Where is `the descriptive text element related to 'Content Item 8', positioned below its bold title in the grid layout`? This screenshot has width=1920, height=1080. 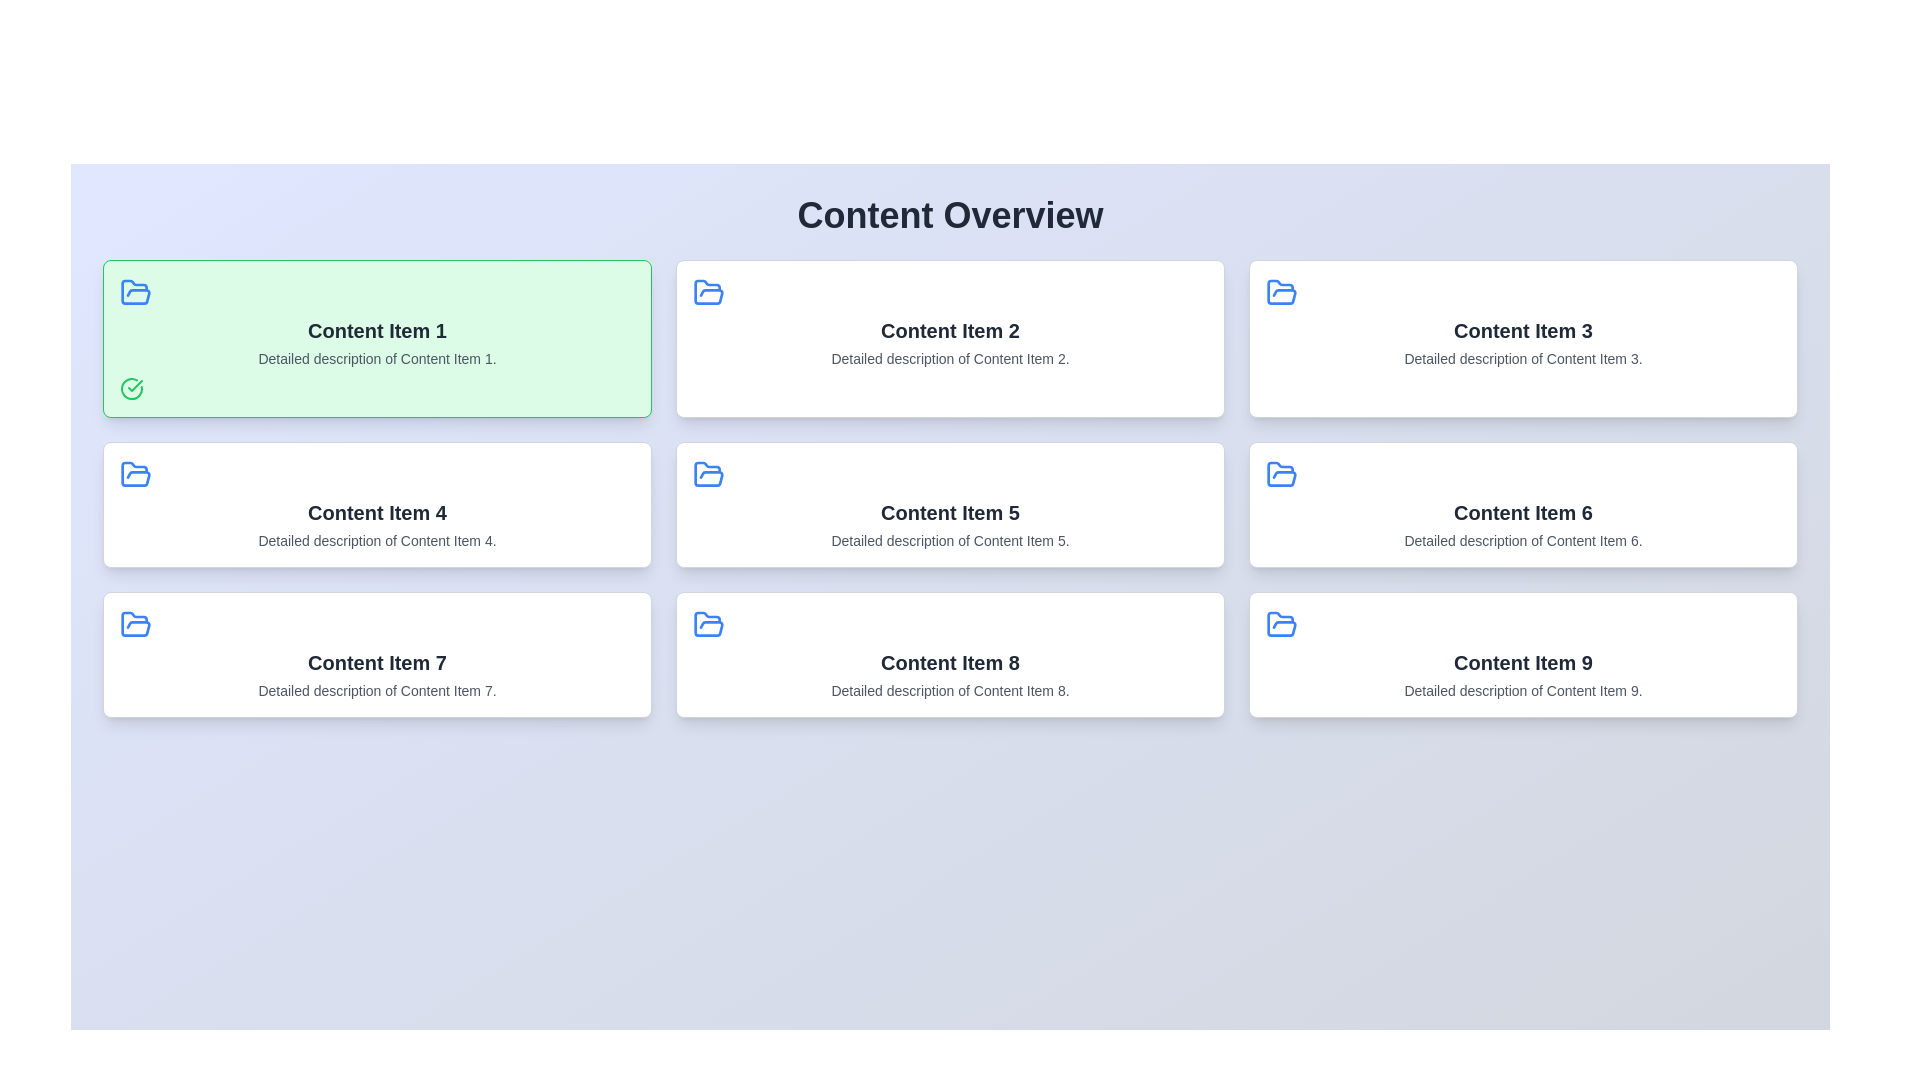 the descriptive text element related to 'Content Item 8', positioned below its bold title in the grid layout is located at coordinates (949, 689).